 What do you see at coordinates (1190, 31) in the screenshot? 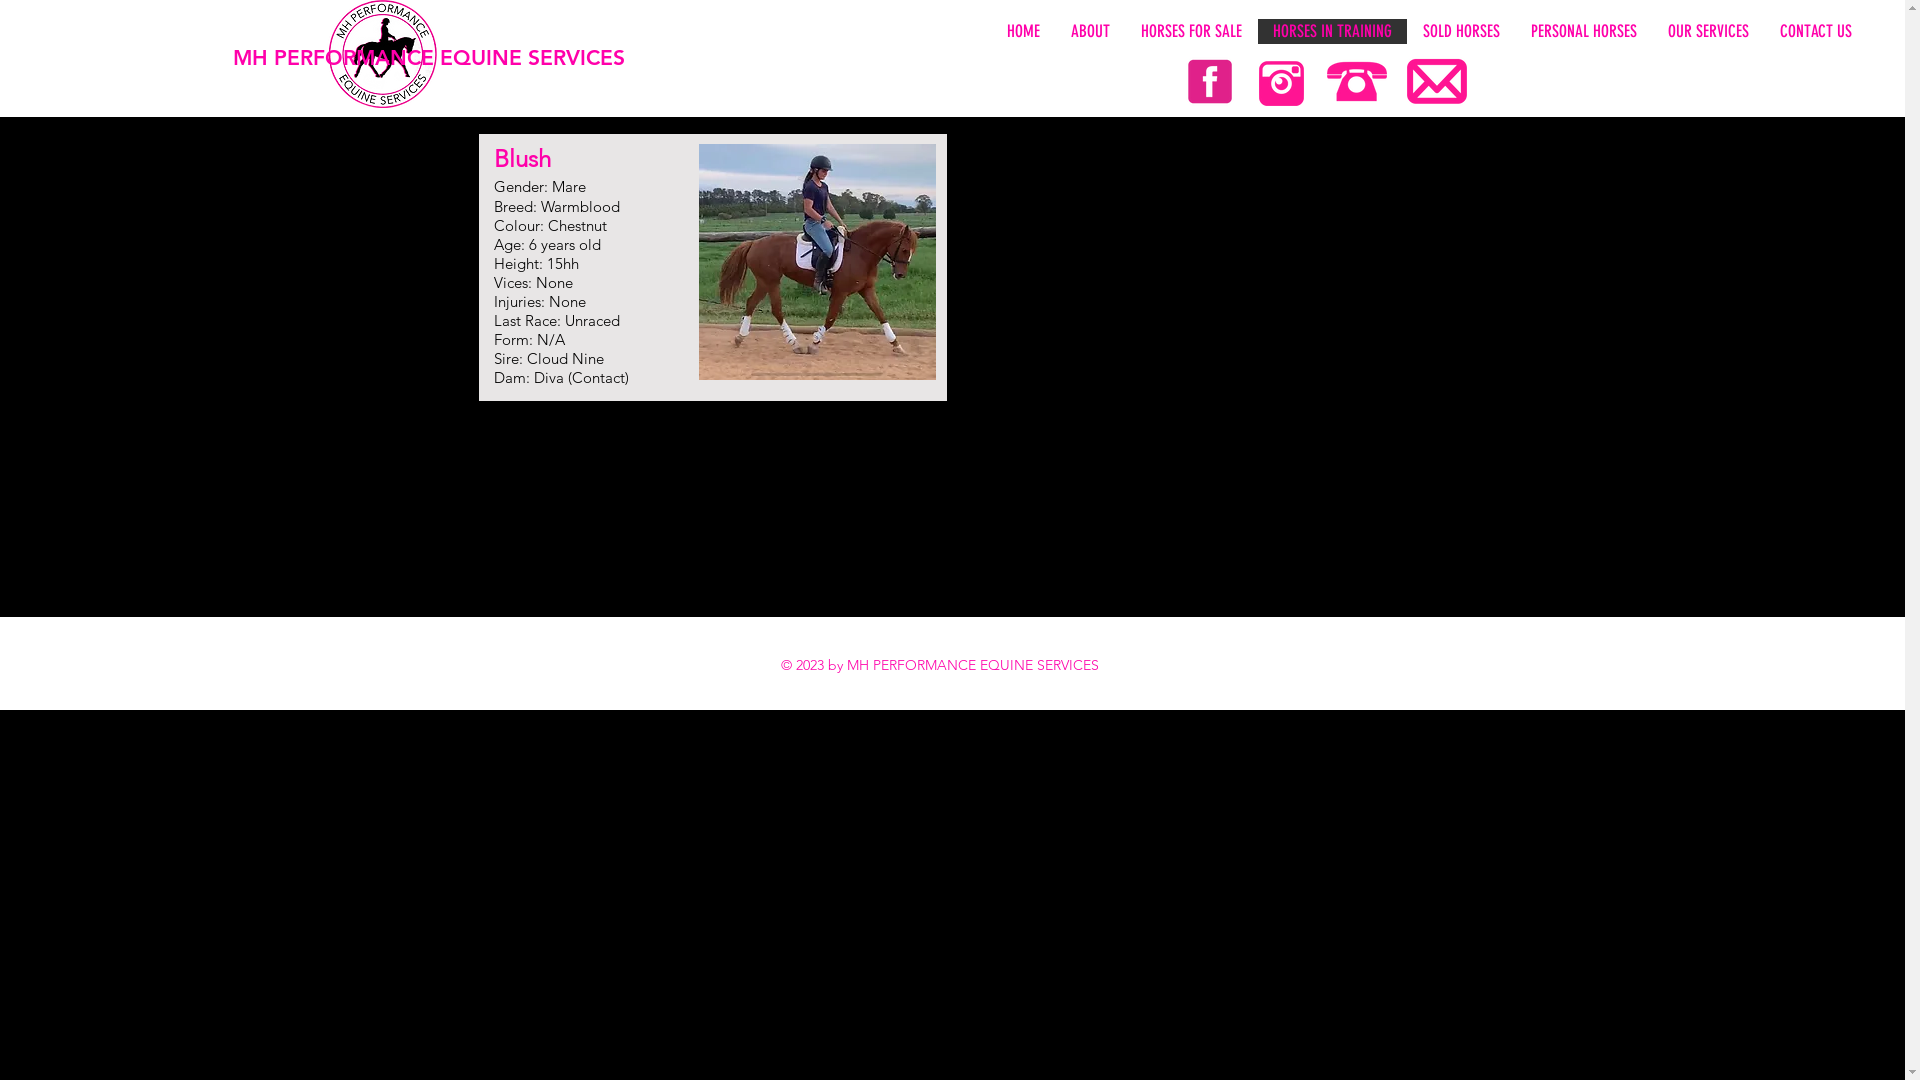
I see `'HORSES FOR SALE'` at bounding box center [1190, 31].